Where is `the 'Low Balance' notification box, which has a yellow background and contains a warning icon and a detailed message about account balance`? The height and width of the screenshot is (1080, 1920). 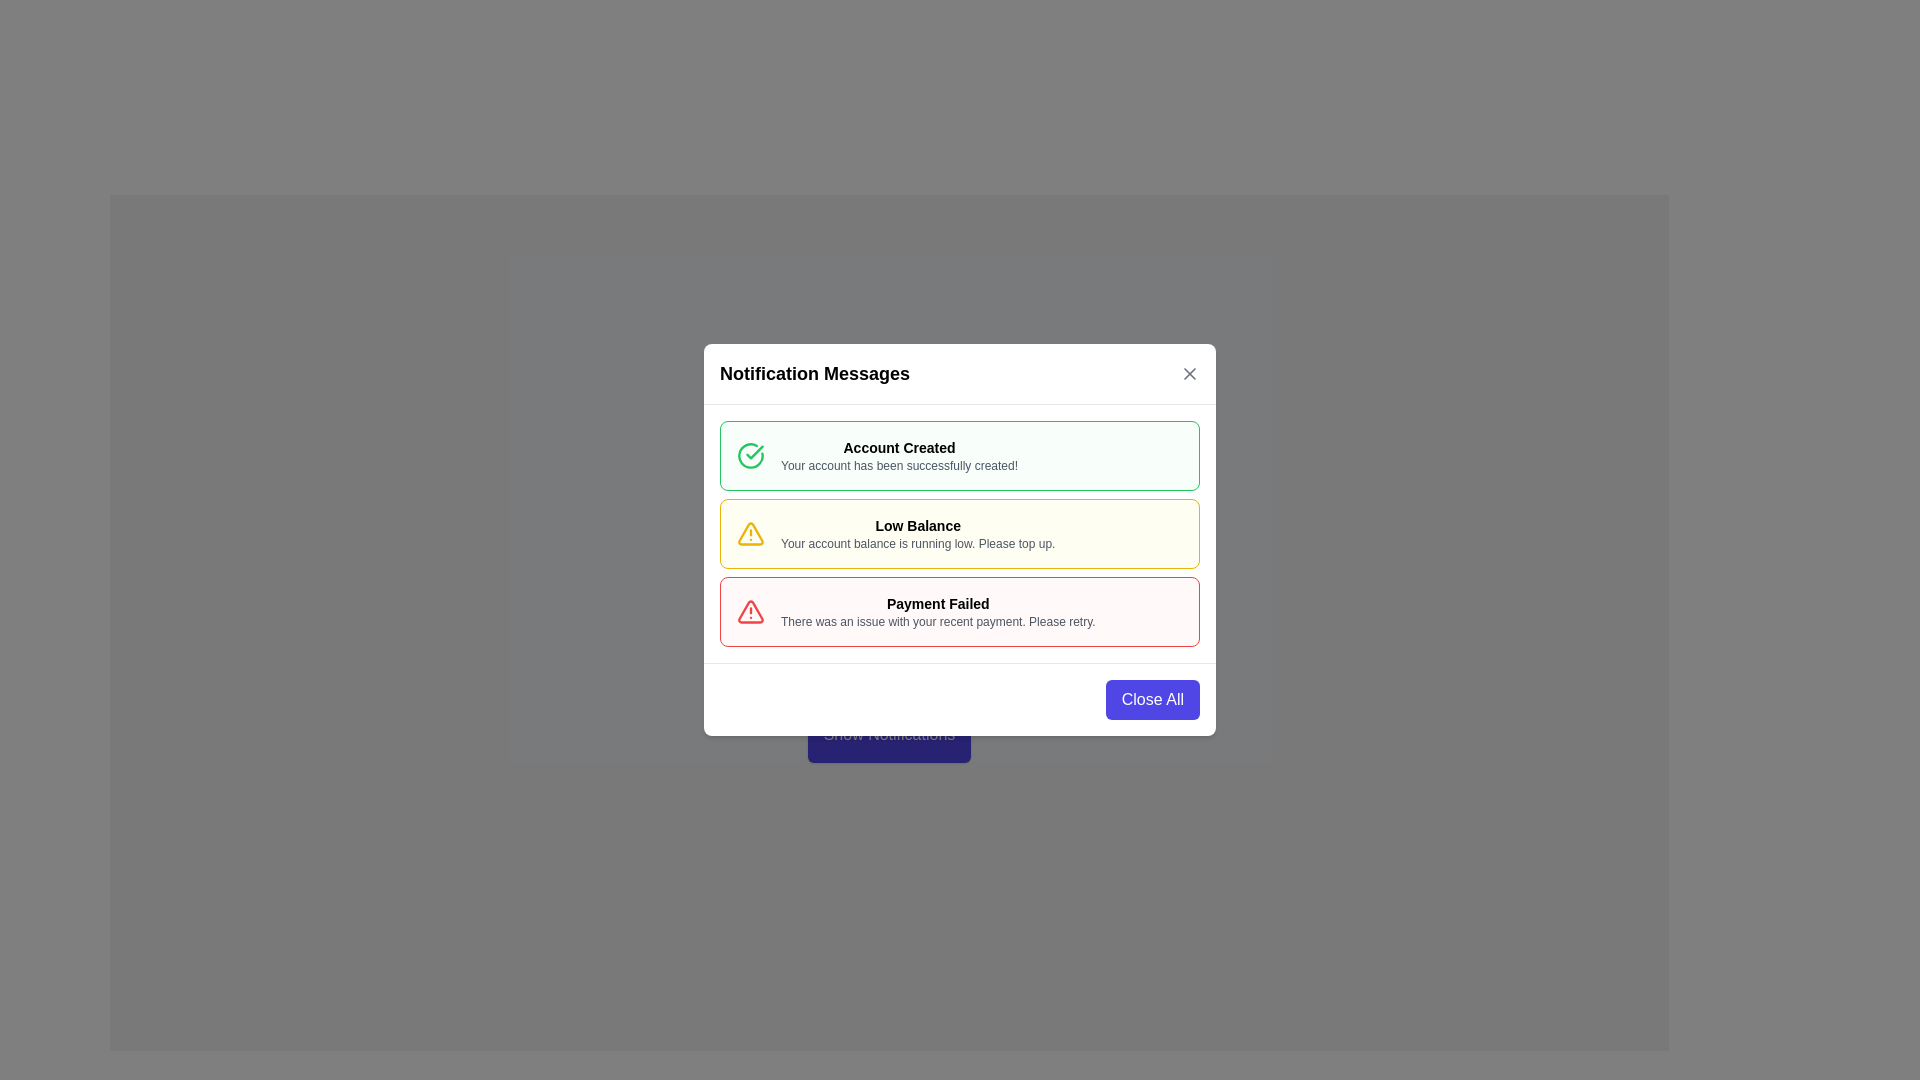 the 'Low Balance' notification box, which has a yellow background and contains a warning icon and a detailed message about account balance is located at coordinates (960, 532).